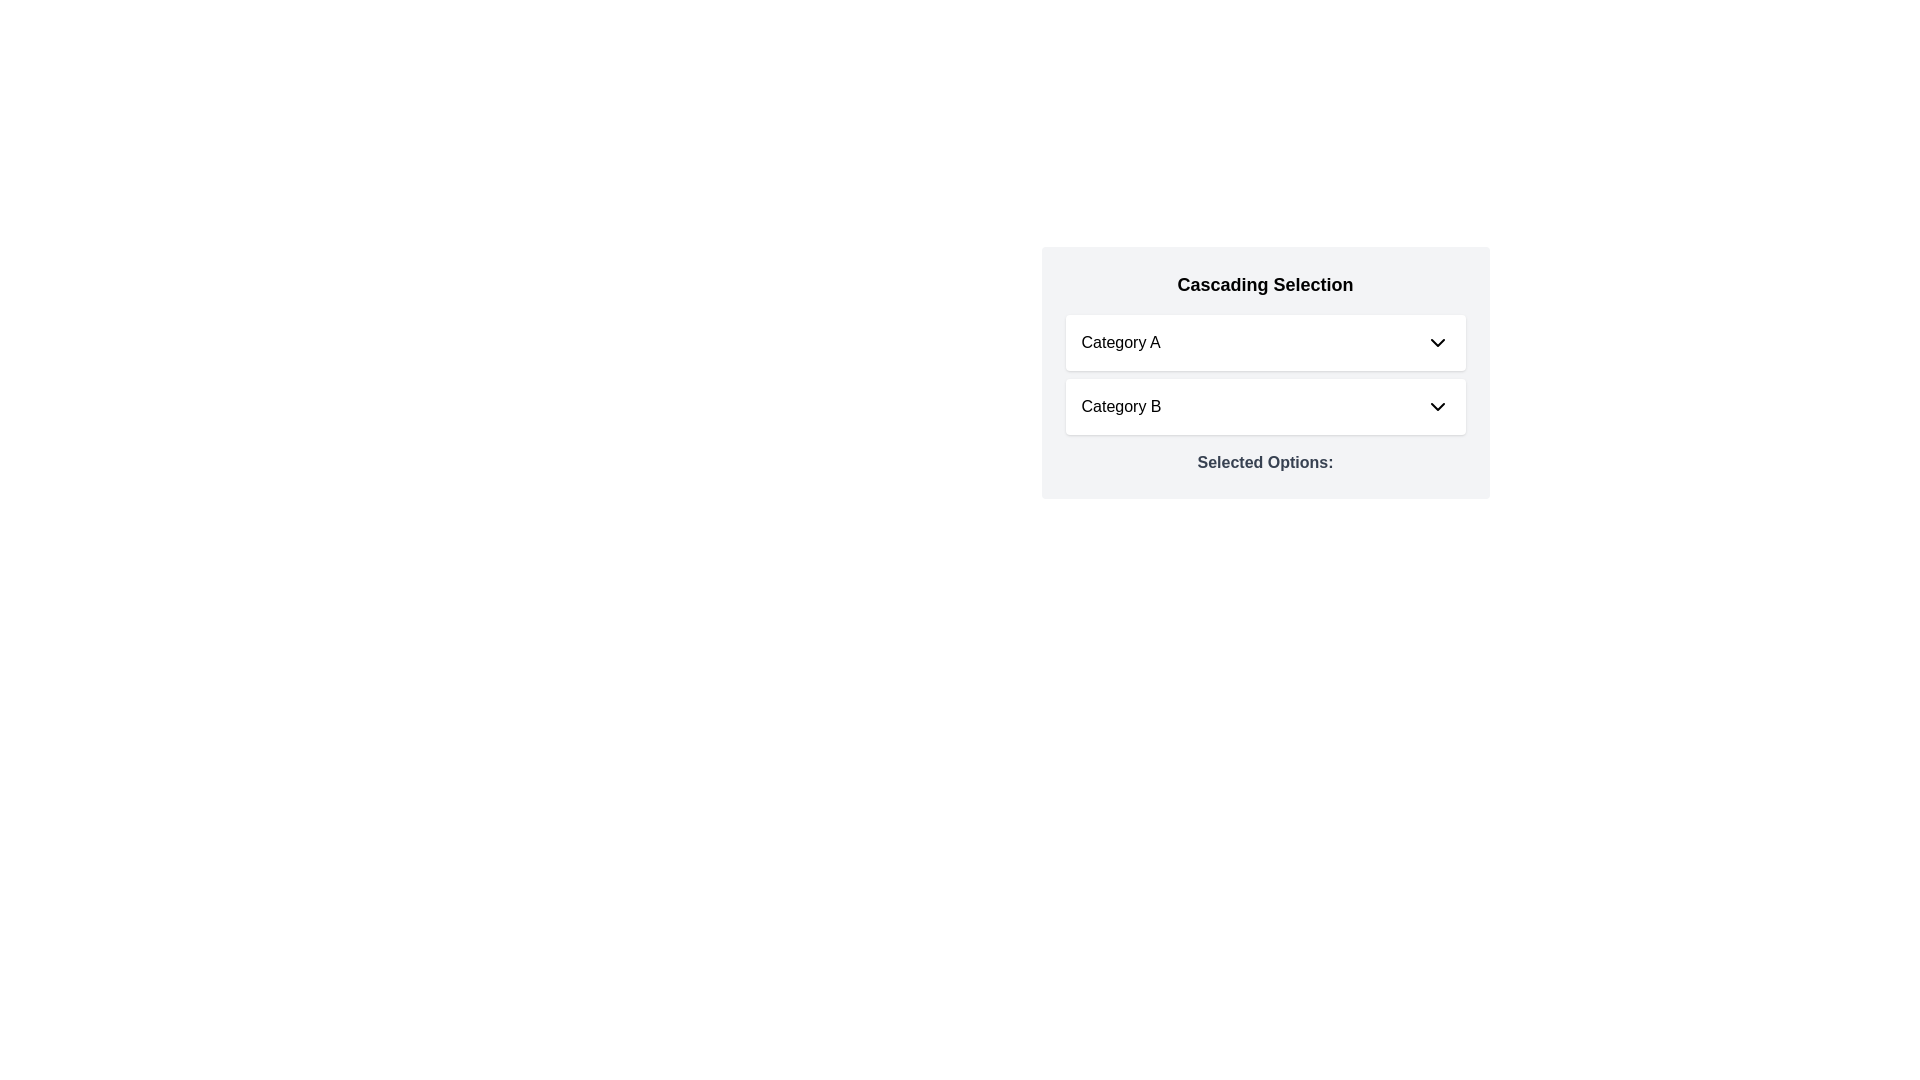 The image size is (1920, 1080). What do you see at coordinates (1264, 462) in the screenshot?
I see `the static text label indicating the content related to the user's selected options, located within the 'Cascading Selection' panel, positioned below the dropdown lists 'Category A' and 'Category B'` at bounding box center [1264, 462].